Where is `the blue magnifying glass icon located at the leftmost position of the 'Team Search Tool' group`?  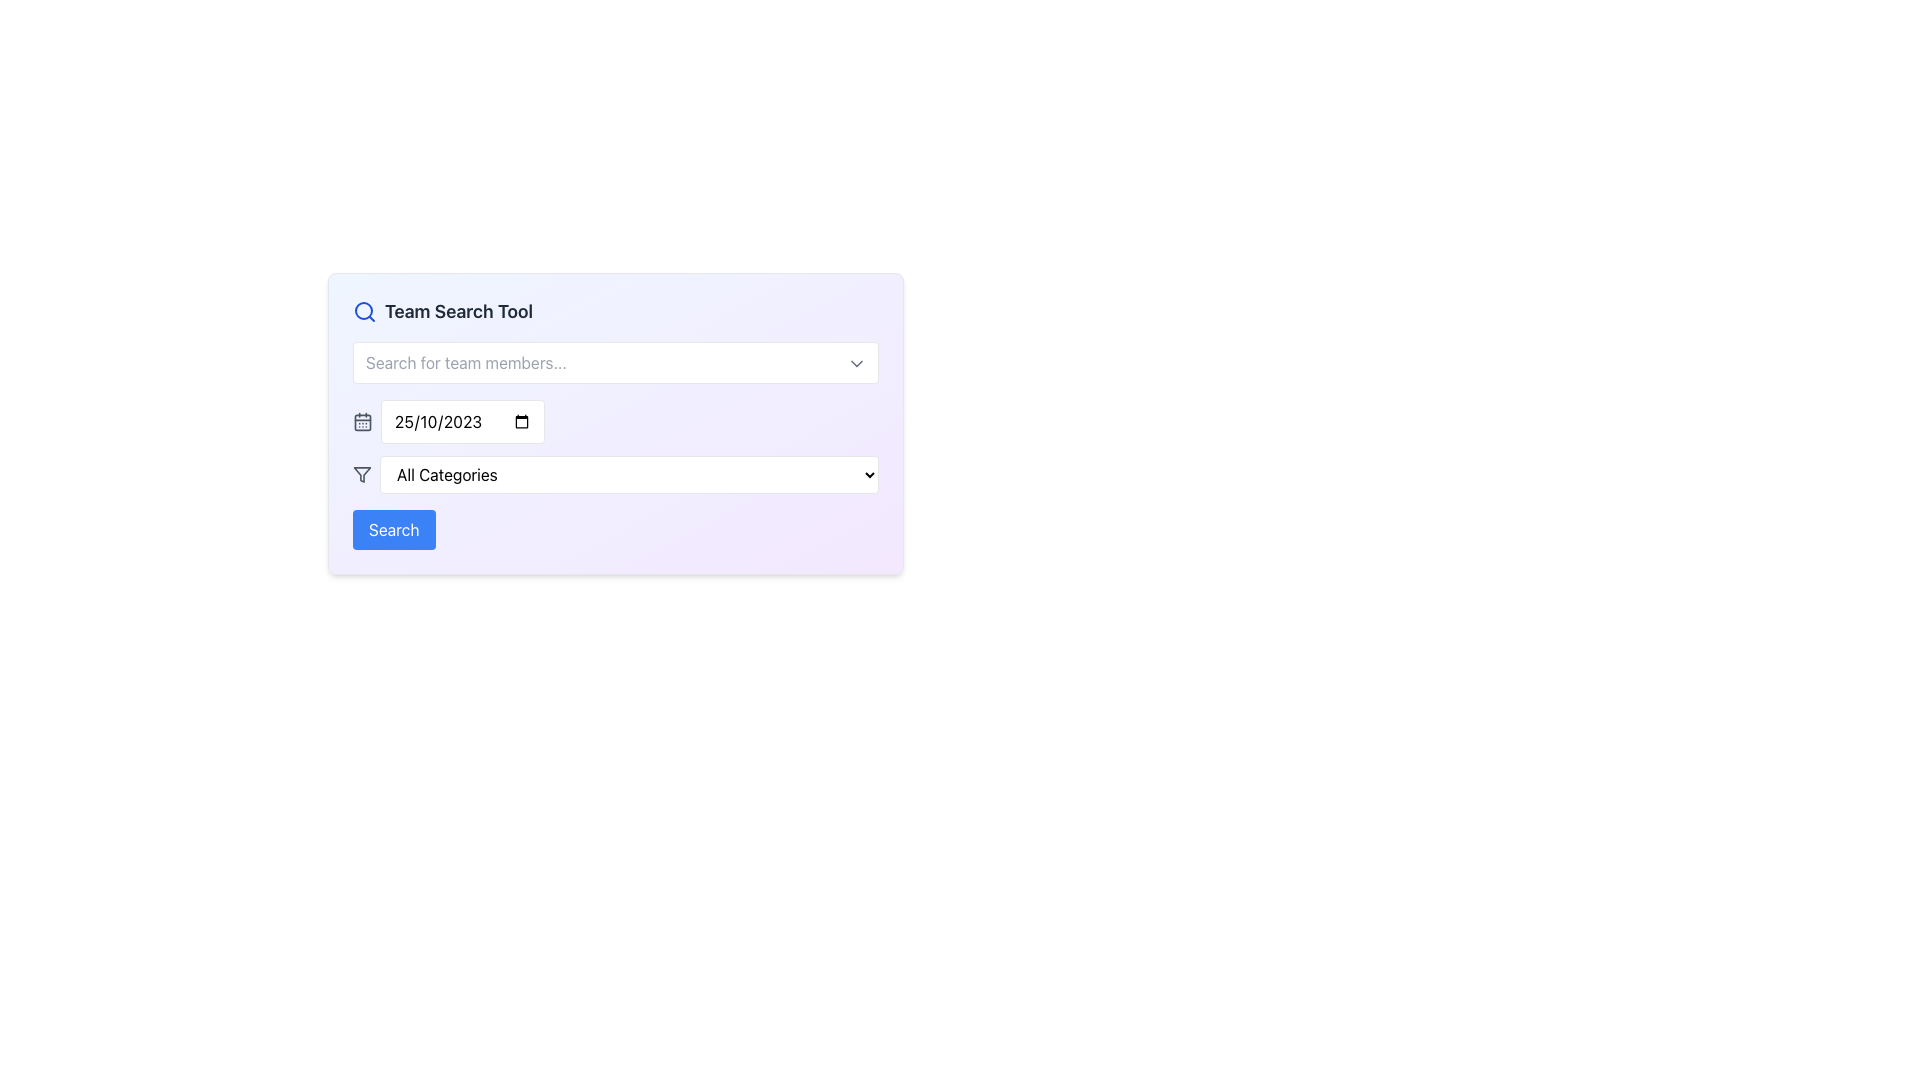
the blue magnifying glass icon located at the leftmost position of the 'Team Search Tool' group is located at coordinates (364, 312).